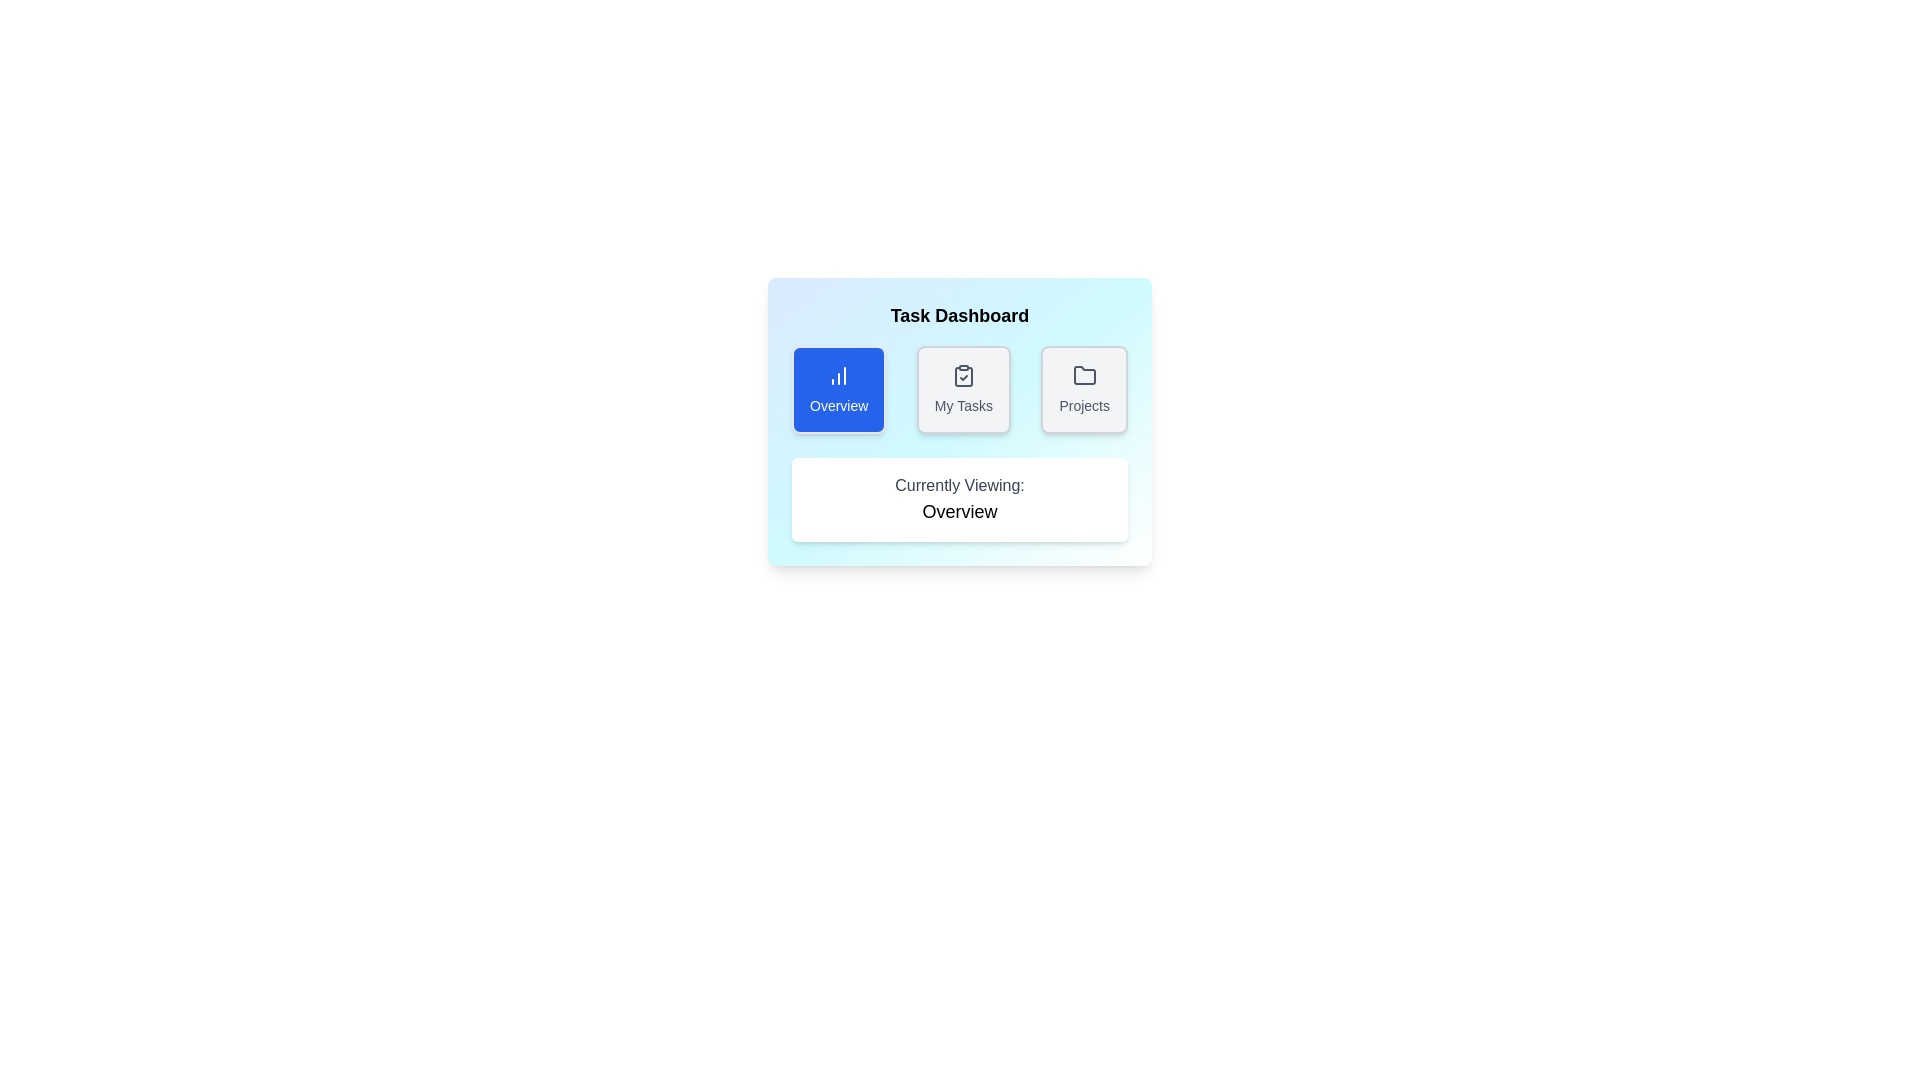 The height and width of the screenshot is (1080, 1920). Describe the element at coordinates (963, 375) in the screenshot. I see `the icon of the tab labeled 'My Tasks' for inspection` at that location.